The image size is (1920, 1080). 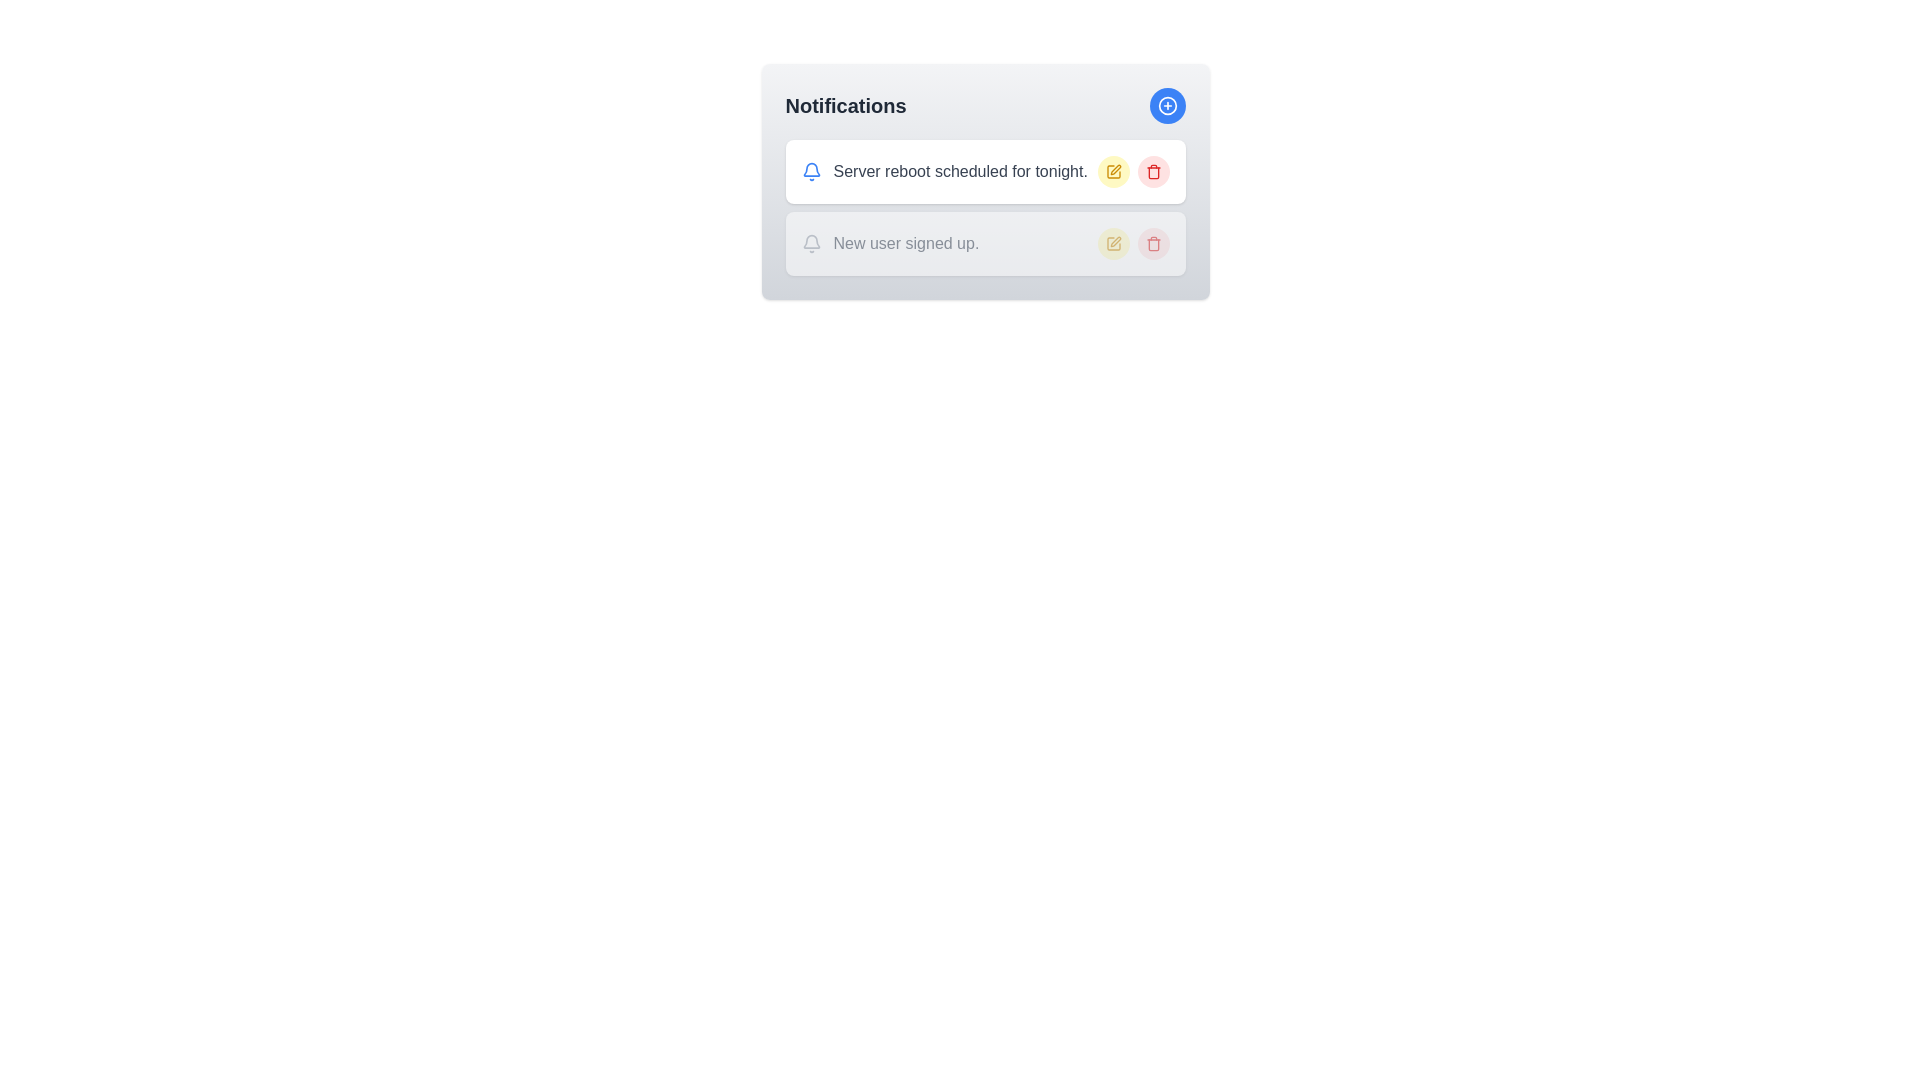 What do you see at coordinates (1153, 171) in the screenshot?
I see `the delete button for a notification entry located at the far right of the notification entry` at bounding box center [1153, 171].